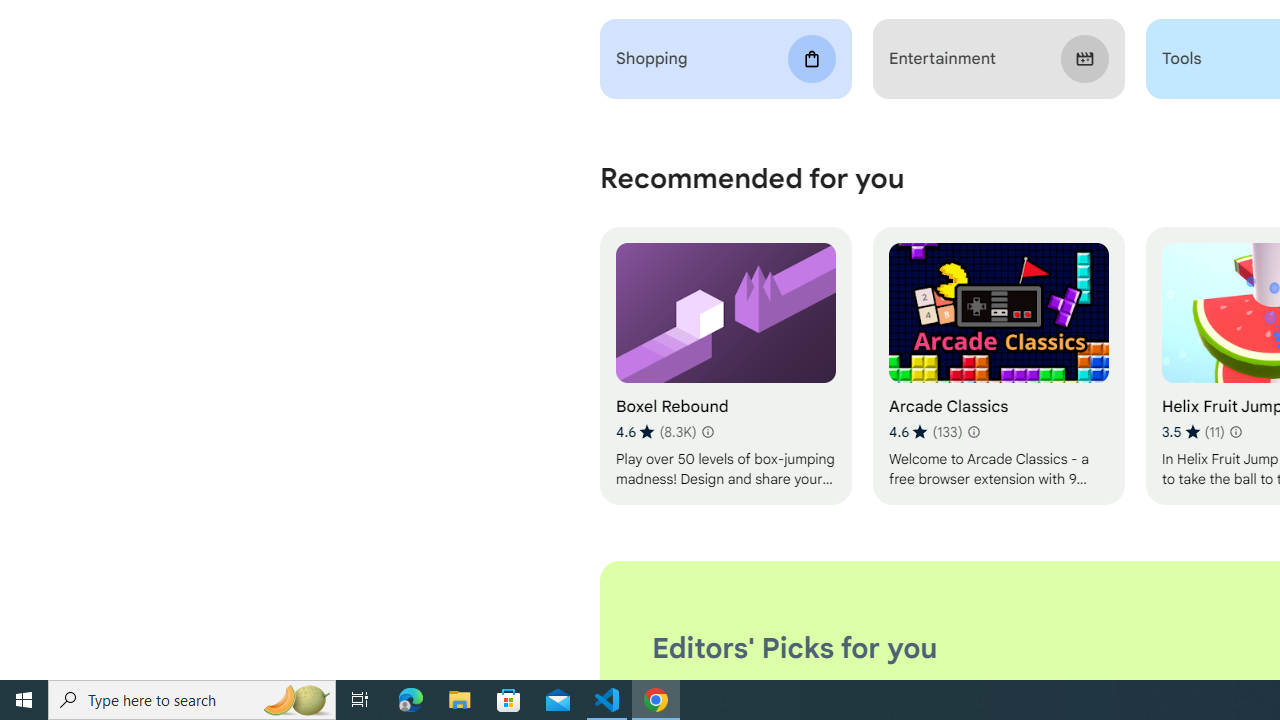 This screenshot has width=1280, height=720. Describe the element at coordinates (192, 698) in the screenshot. I see `'Type here to search'` at that location.